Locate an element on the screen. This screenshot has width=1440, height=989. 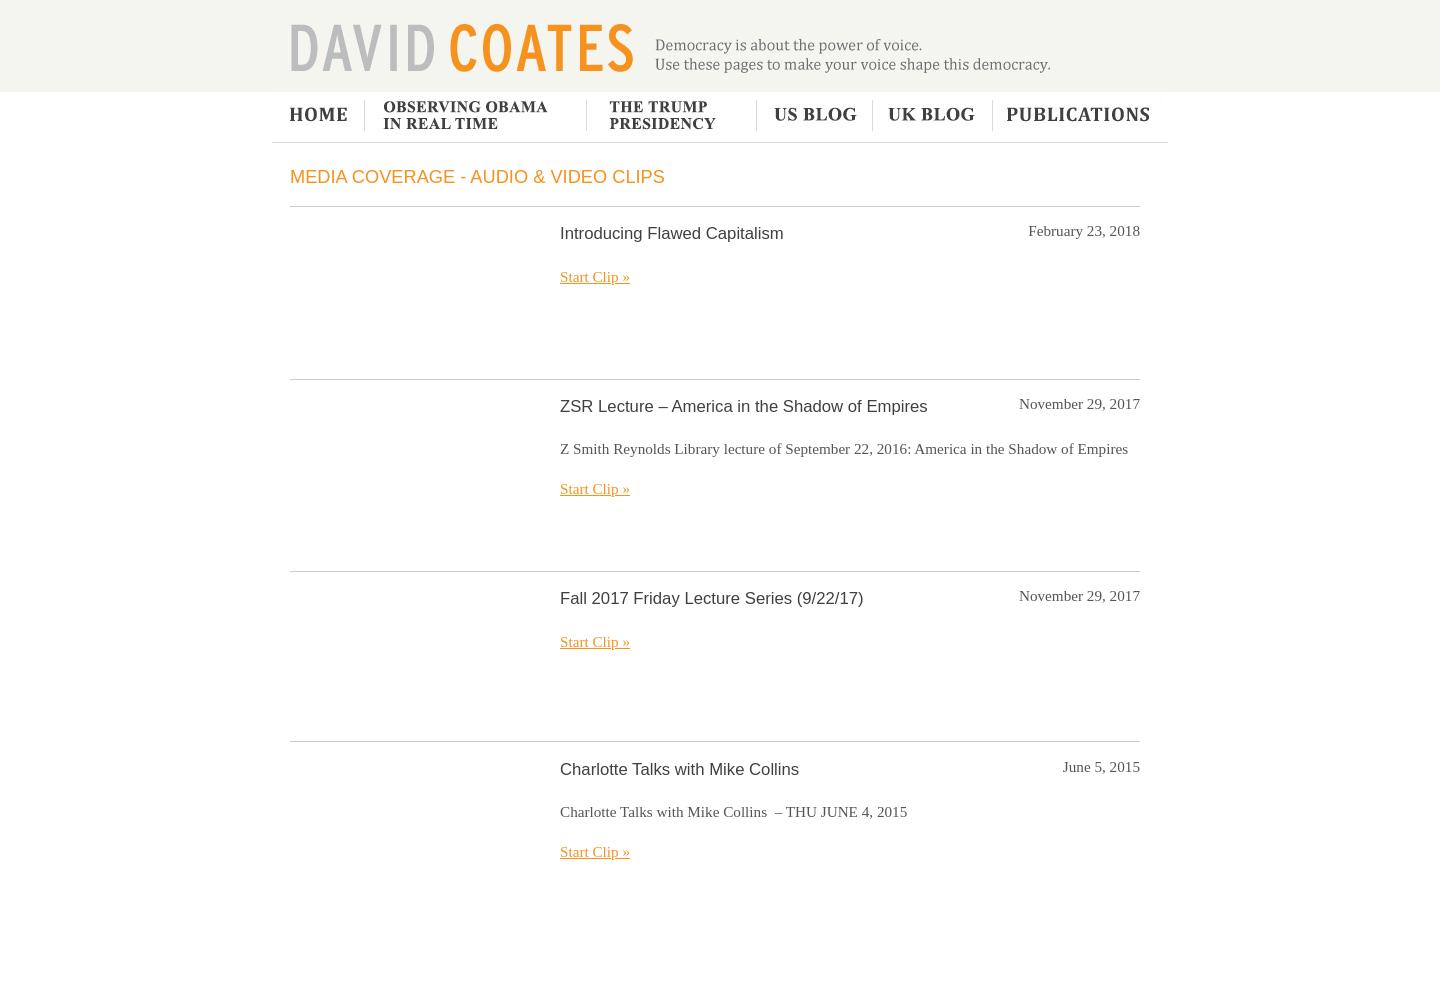
'June 5, 2015' is located at coordinates (1100, 765).